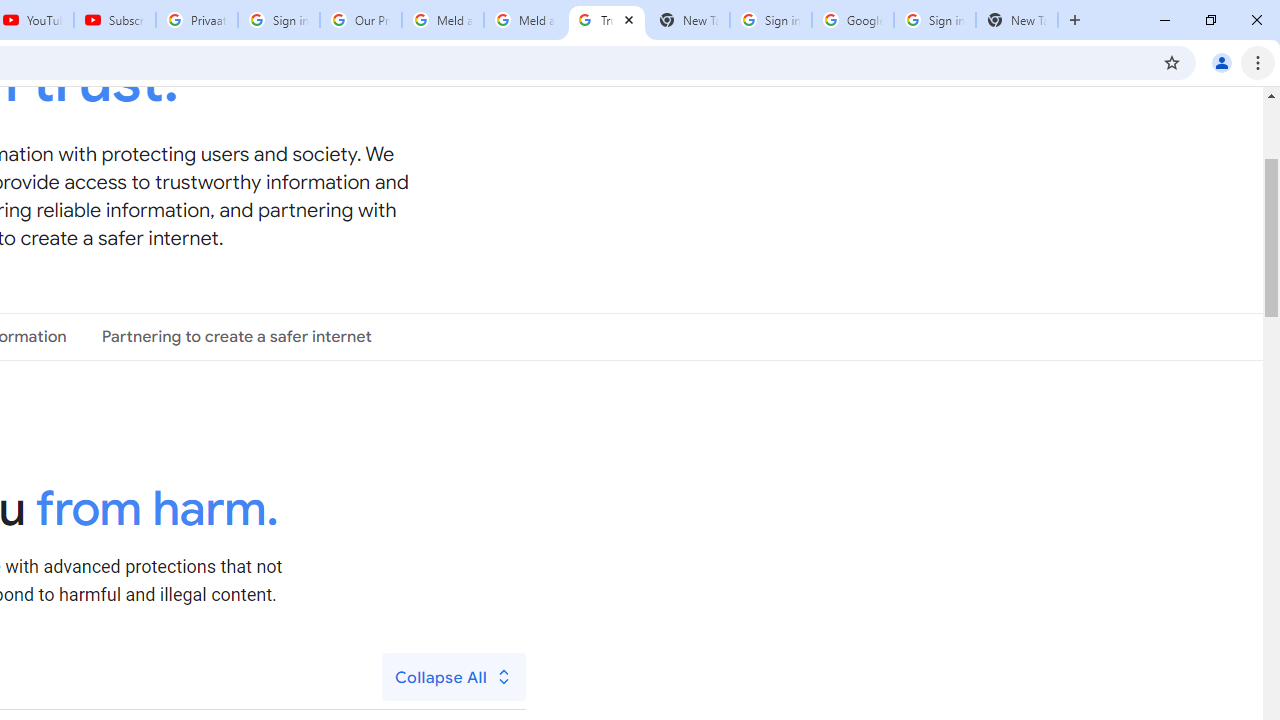 The width and height of the screenshot is (1280, 720). Describe the element at coordinates (852, 20) in the screenshot. I see `'Google Cybersecurity Innovations - Google Safety Center'` at that location.